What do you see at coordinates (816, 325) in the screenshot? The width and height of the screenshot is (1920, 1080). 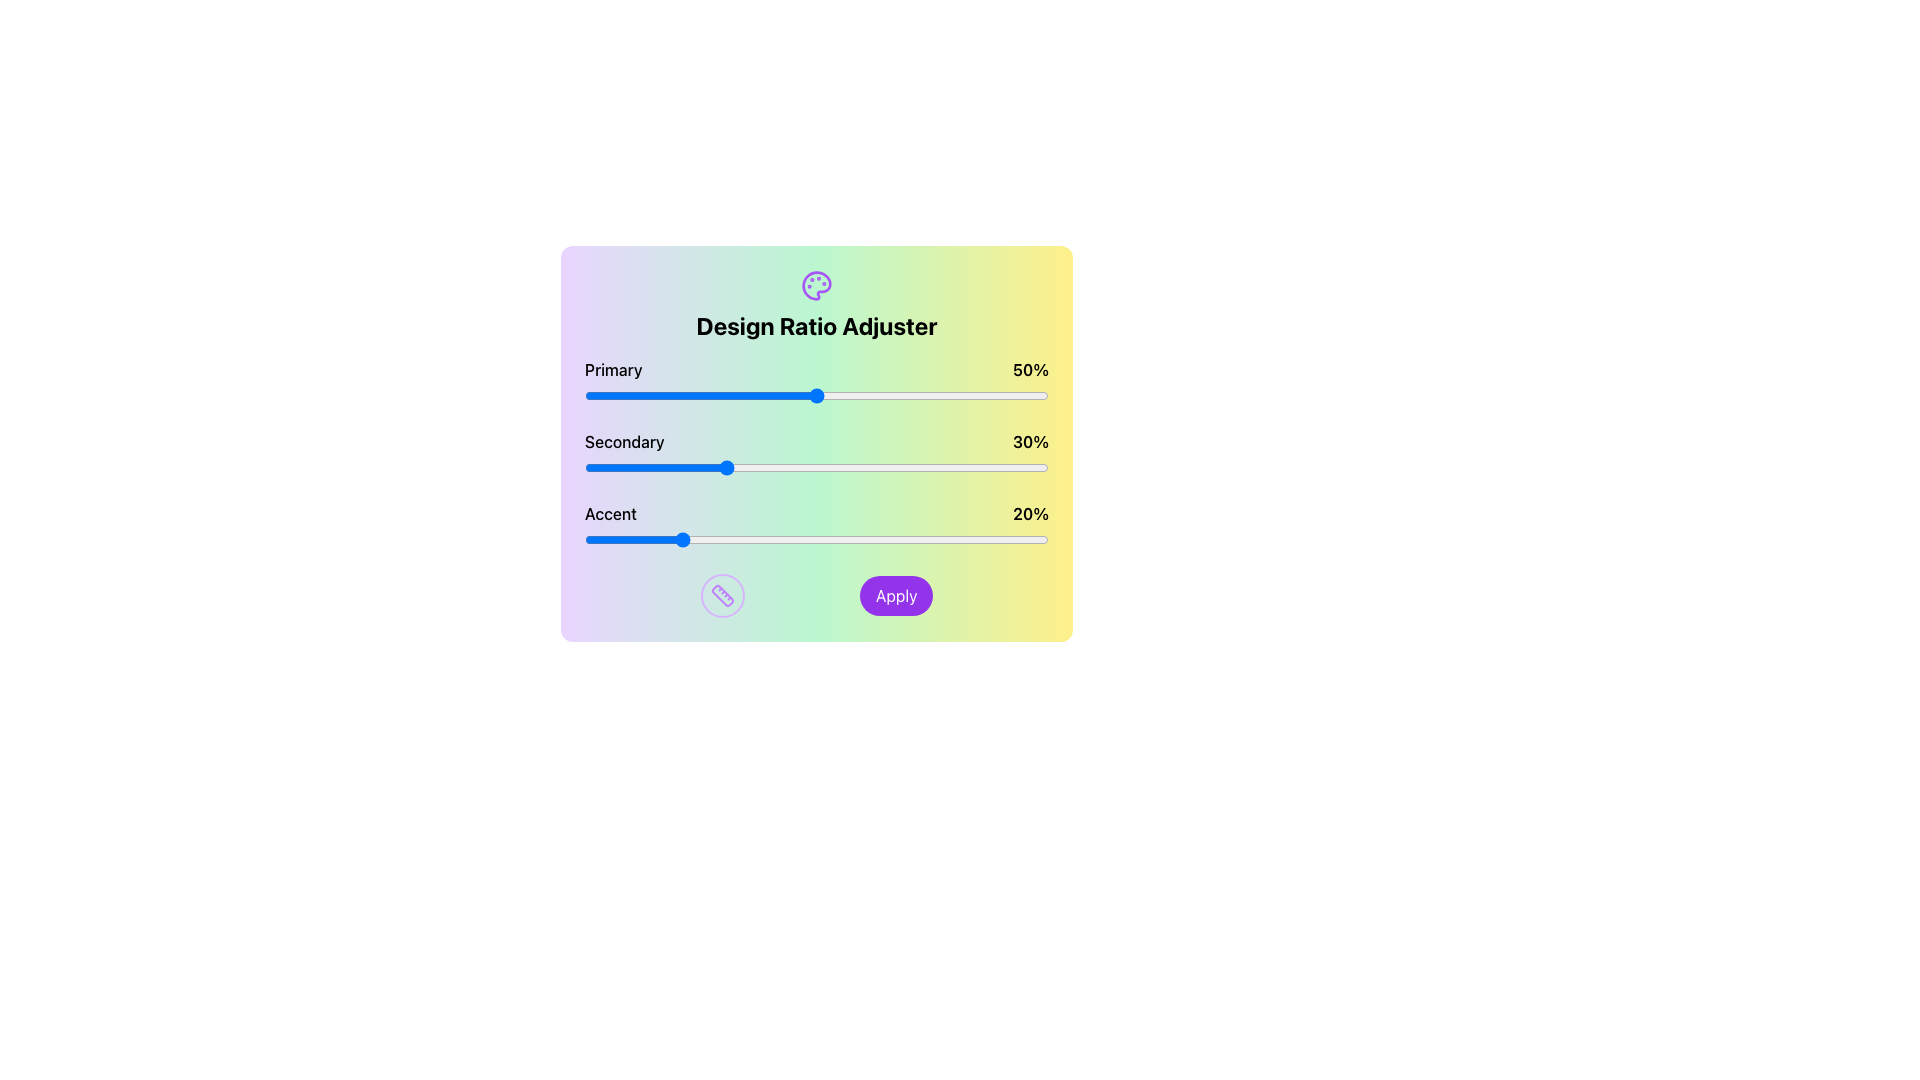 I see `the text label that reads 'Design Ratio Adjuster', which is displayed in a bold font style and located near the top of a colorful card interface, directly below a decorative icon of a palette` at bounding box center [816, 325].